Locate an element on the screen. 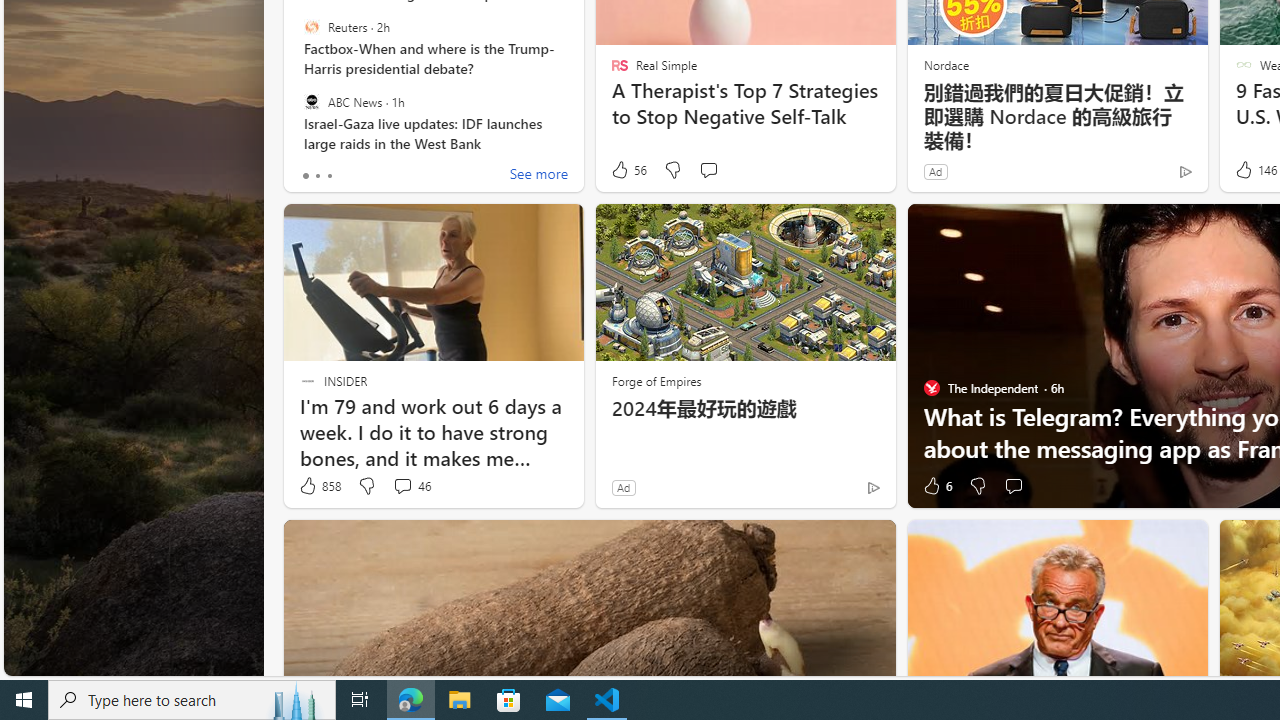  'View comments 46 Comment' is located at coordinates (401, 486).